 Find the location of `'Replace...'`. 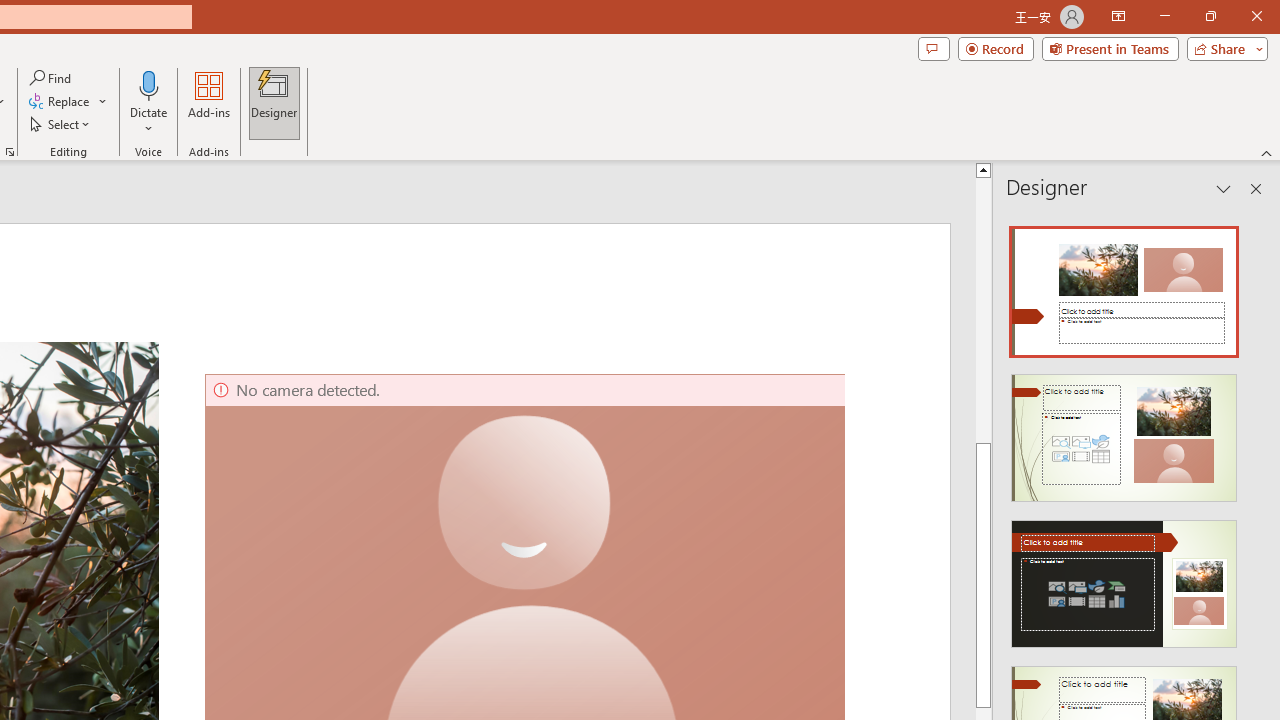

'Replace...' is located at coordinates (60, 101).